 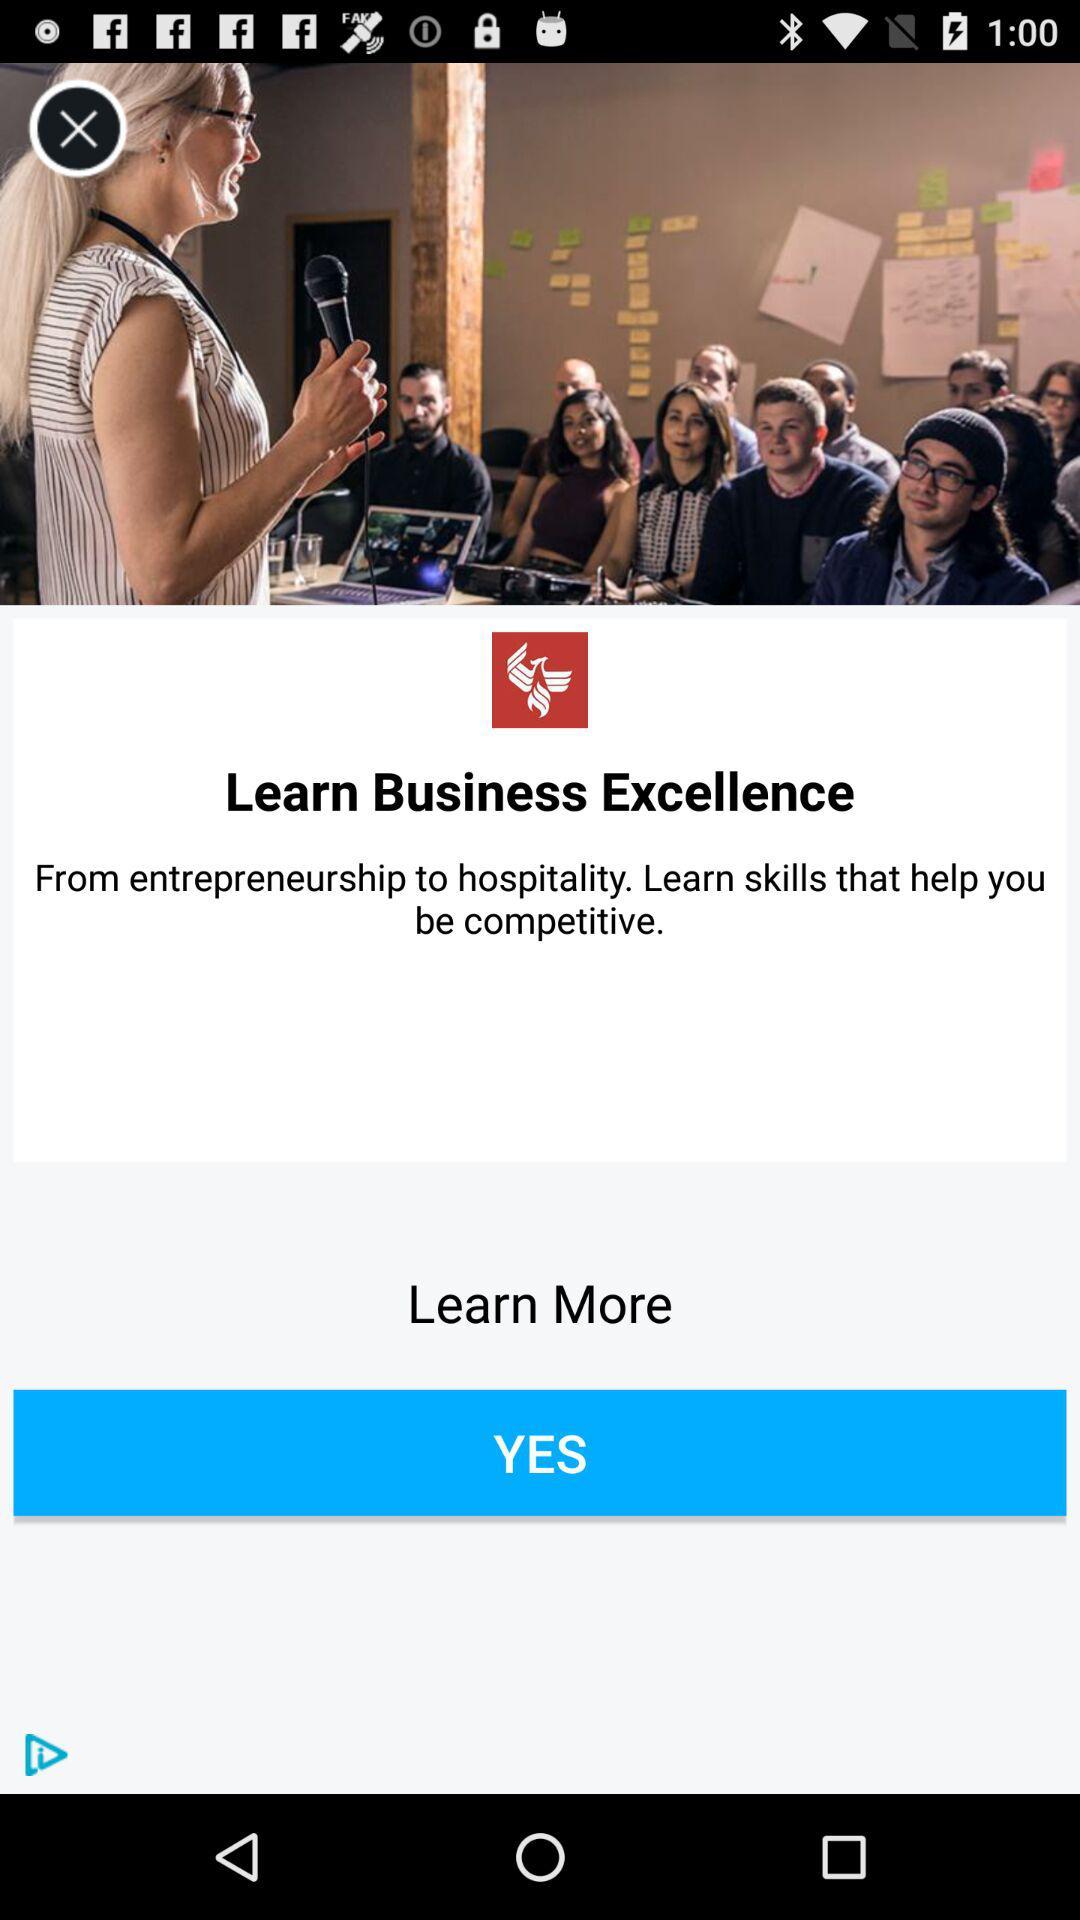 What do you see at coordinates (540, 1452) in the screenshot?
I see `the yes` at bounding box center [540, 1452].